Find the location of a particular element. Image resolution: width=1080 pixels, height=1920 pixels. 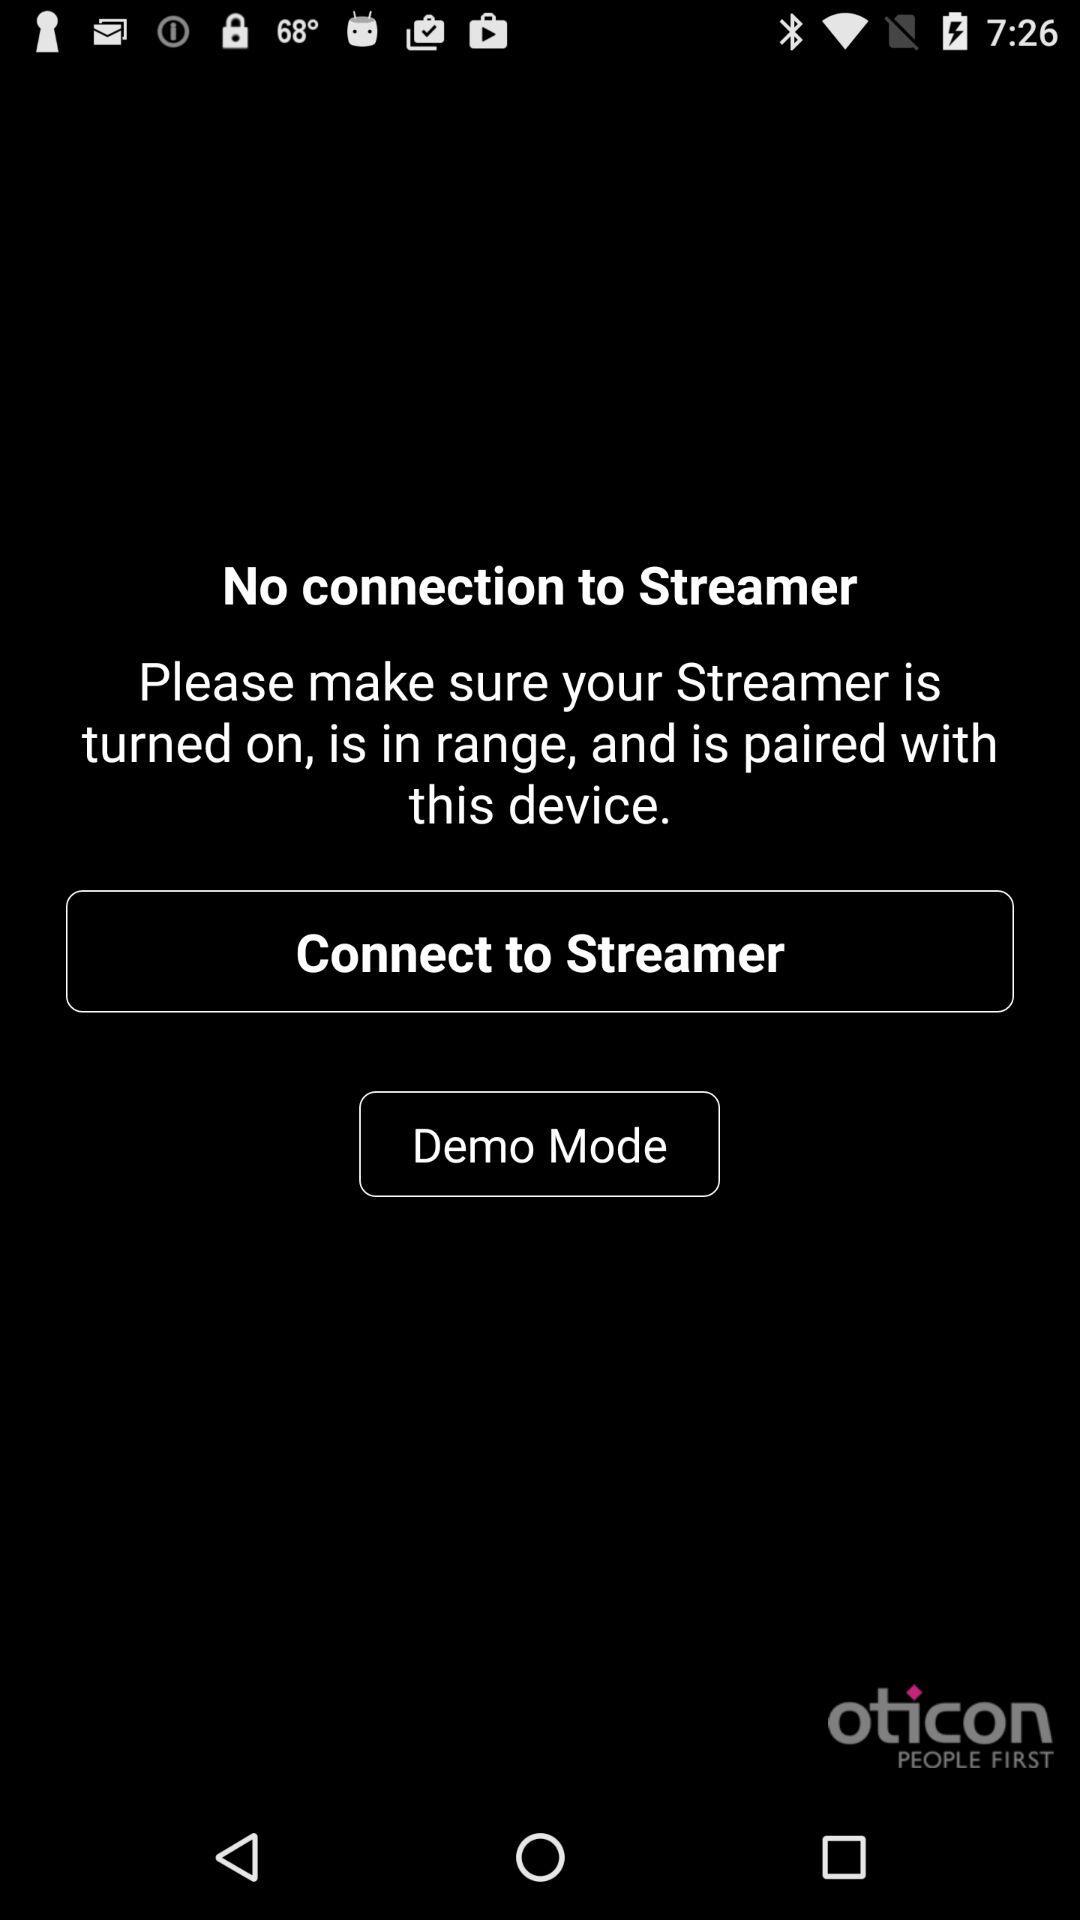

item below connect to streamer is located at coordinates (538, 1144).